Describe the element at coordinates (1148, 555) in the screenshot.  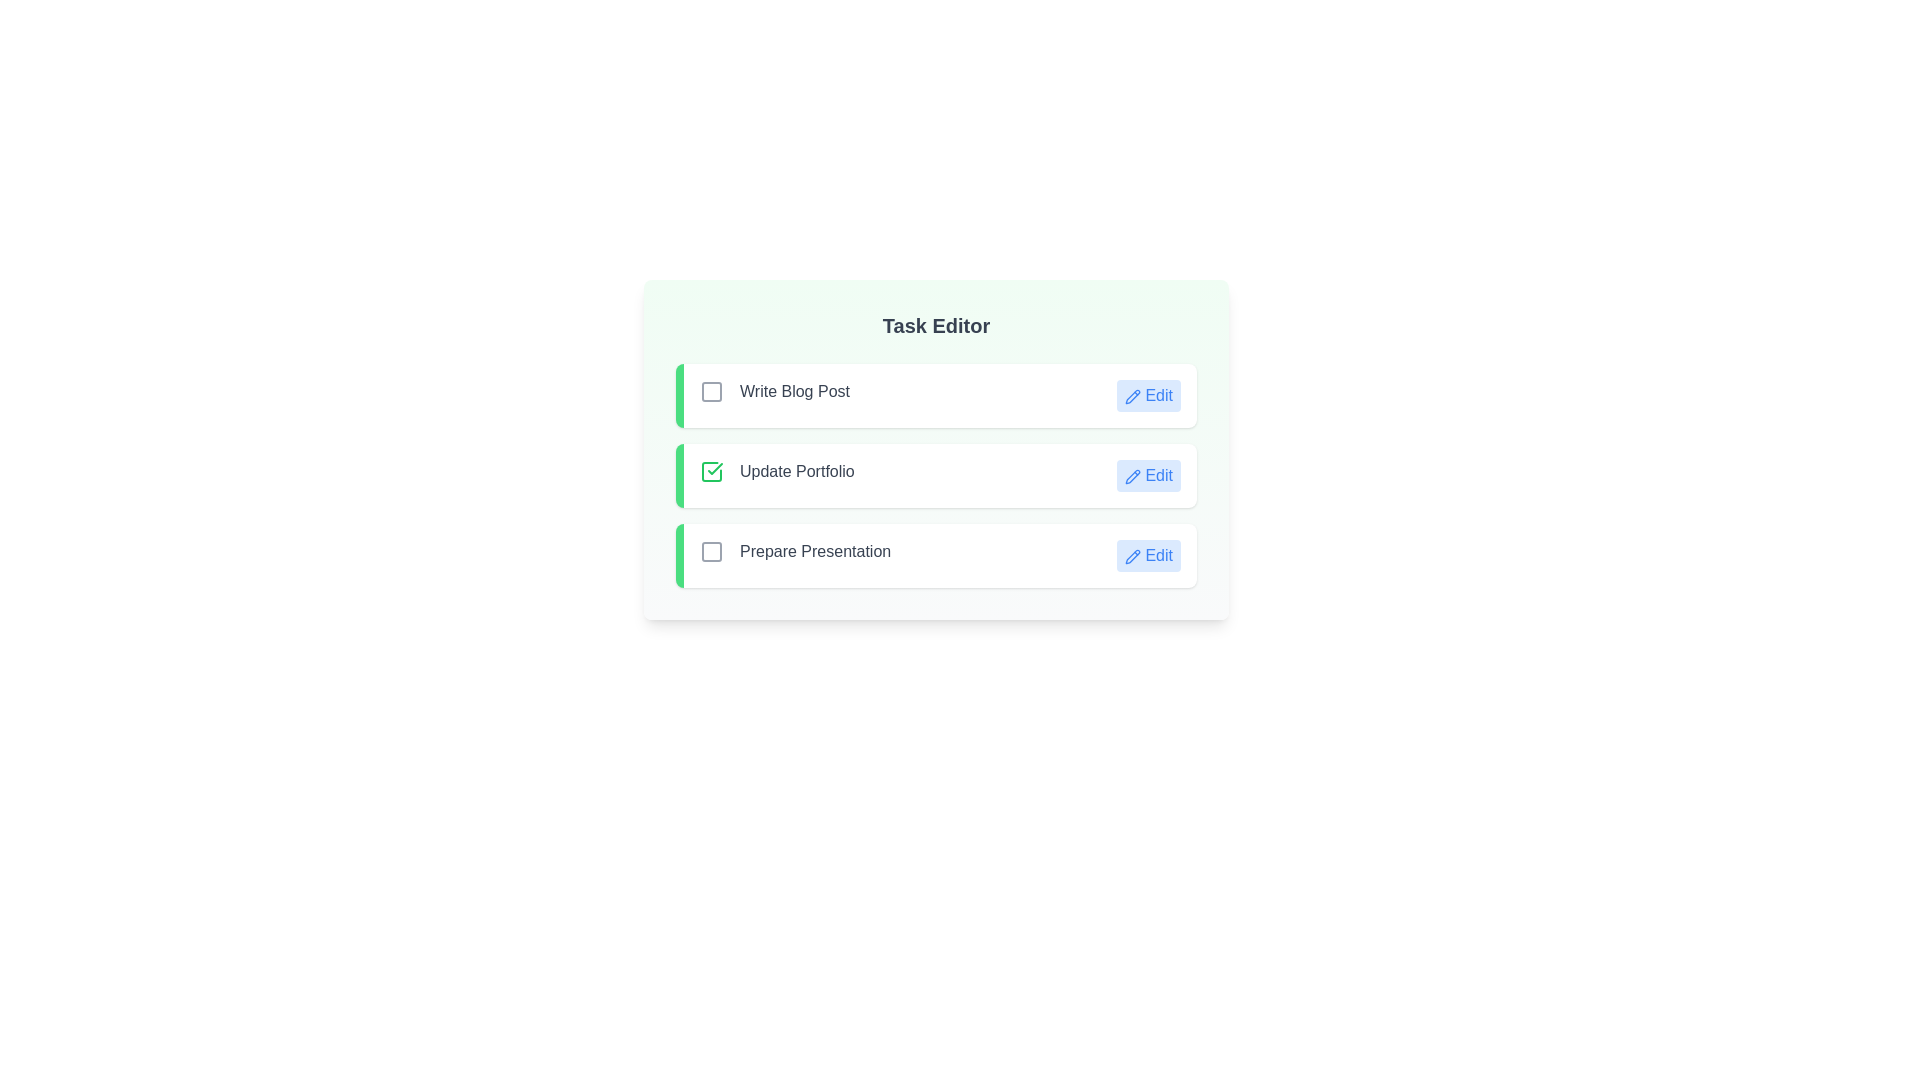
I see `'Edit' button for the task 'Prepare Presentation'` at that location.